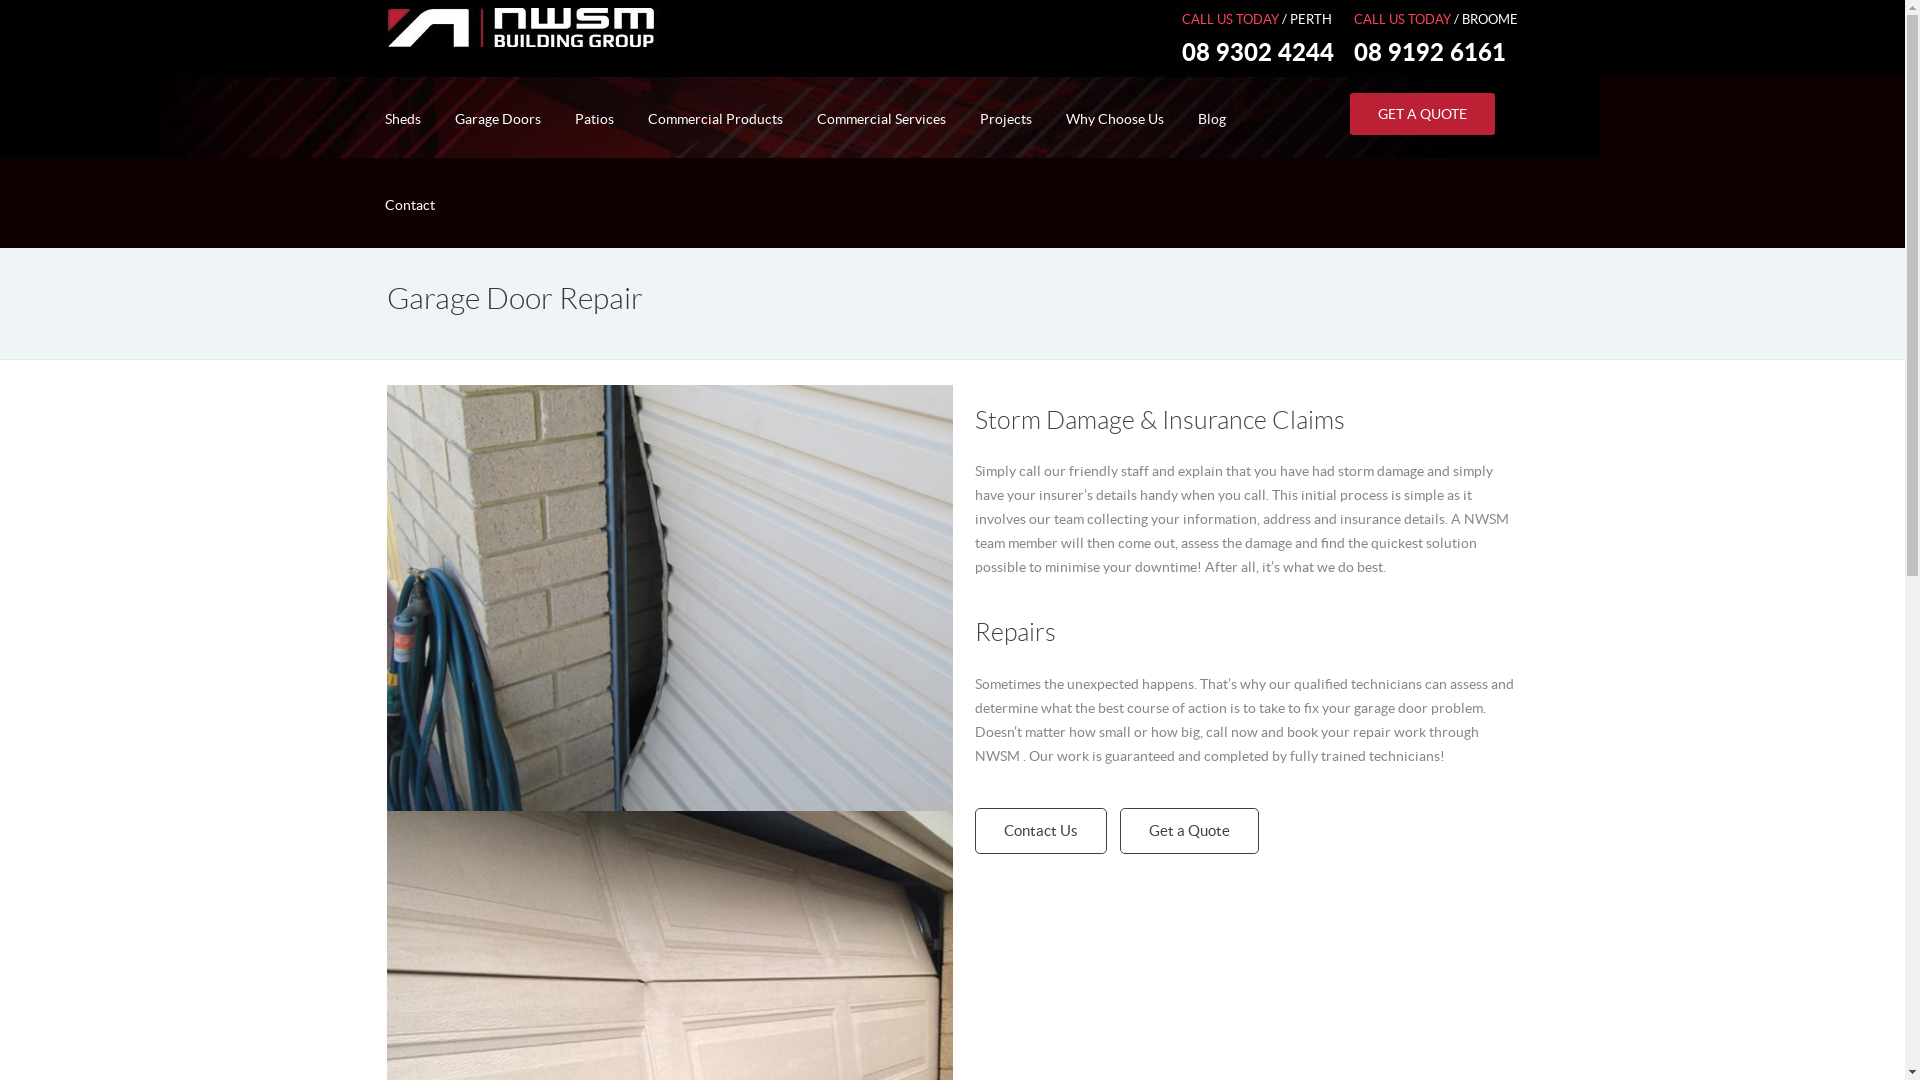  What do you see at coordinates (714, 119) in the screenshot?
I see `'Commercial Products'` at bounding box center [714, 119].